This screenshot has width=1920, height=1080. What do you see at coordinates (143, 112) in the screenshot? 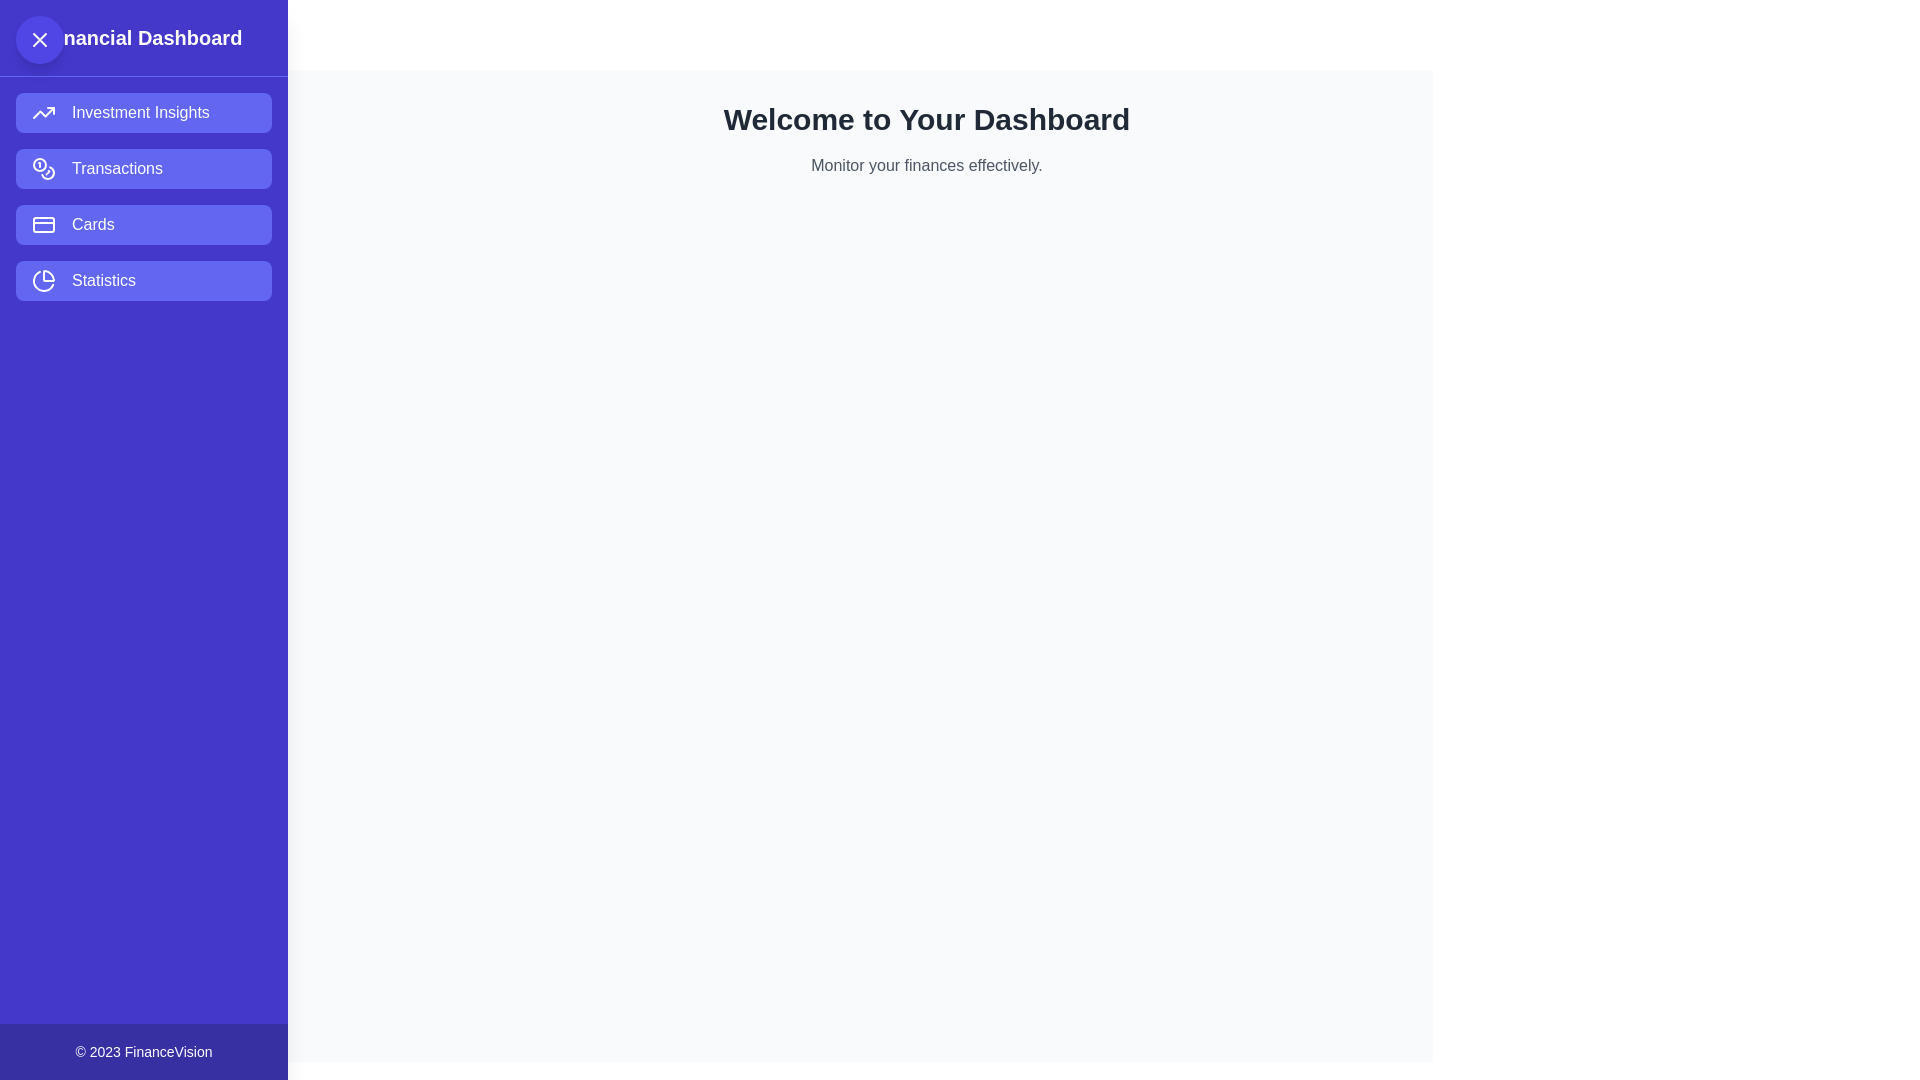
I see `the 'Investment Insights' button, which is a rectangular button with rounded corners, an indigo background, and an upward-trending arrow icon` at bounding box center [143, 112].